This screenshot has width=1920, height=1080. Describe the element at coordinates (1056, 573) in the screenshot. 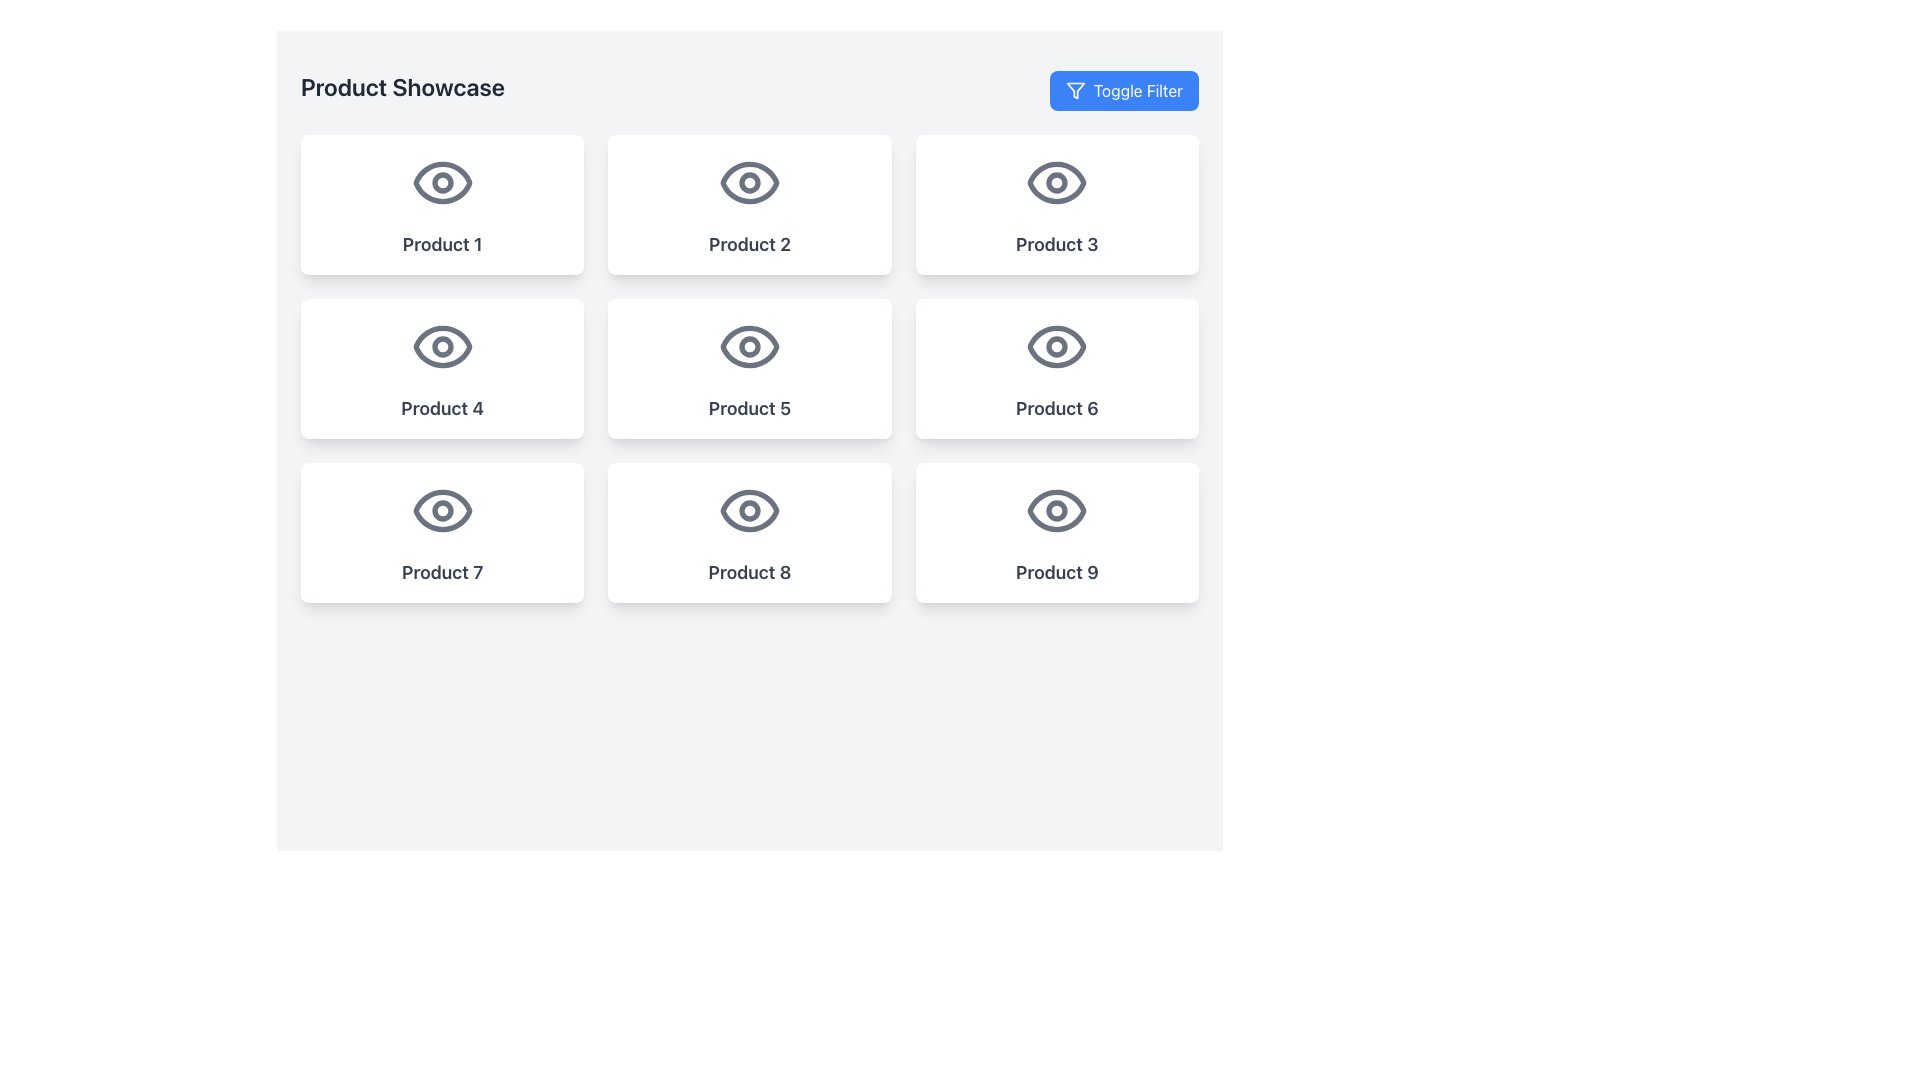

I see `the TextLabel that displays the product name located at the bottom-center of the card in the third row and third column of the grid layout` at that location.